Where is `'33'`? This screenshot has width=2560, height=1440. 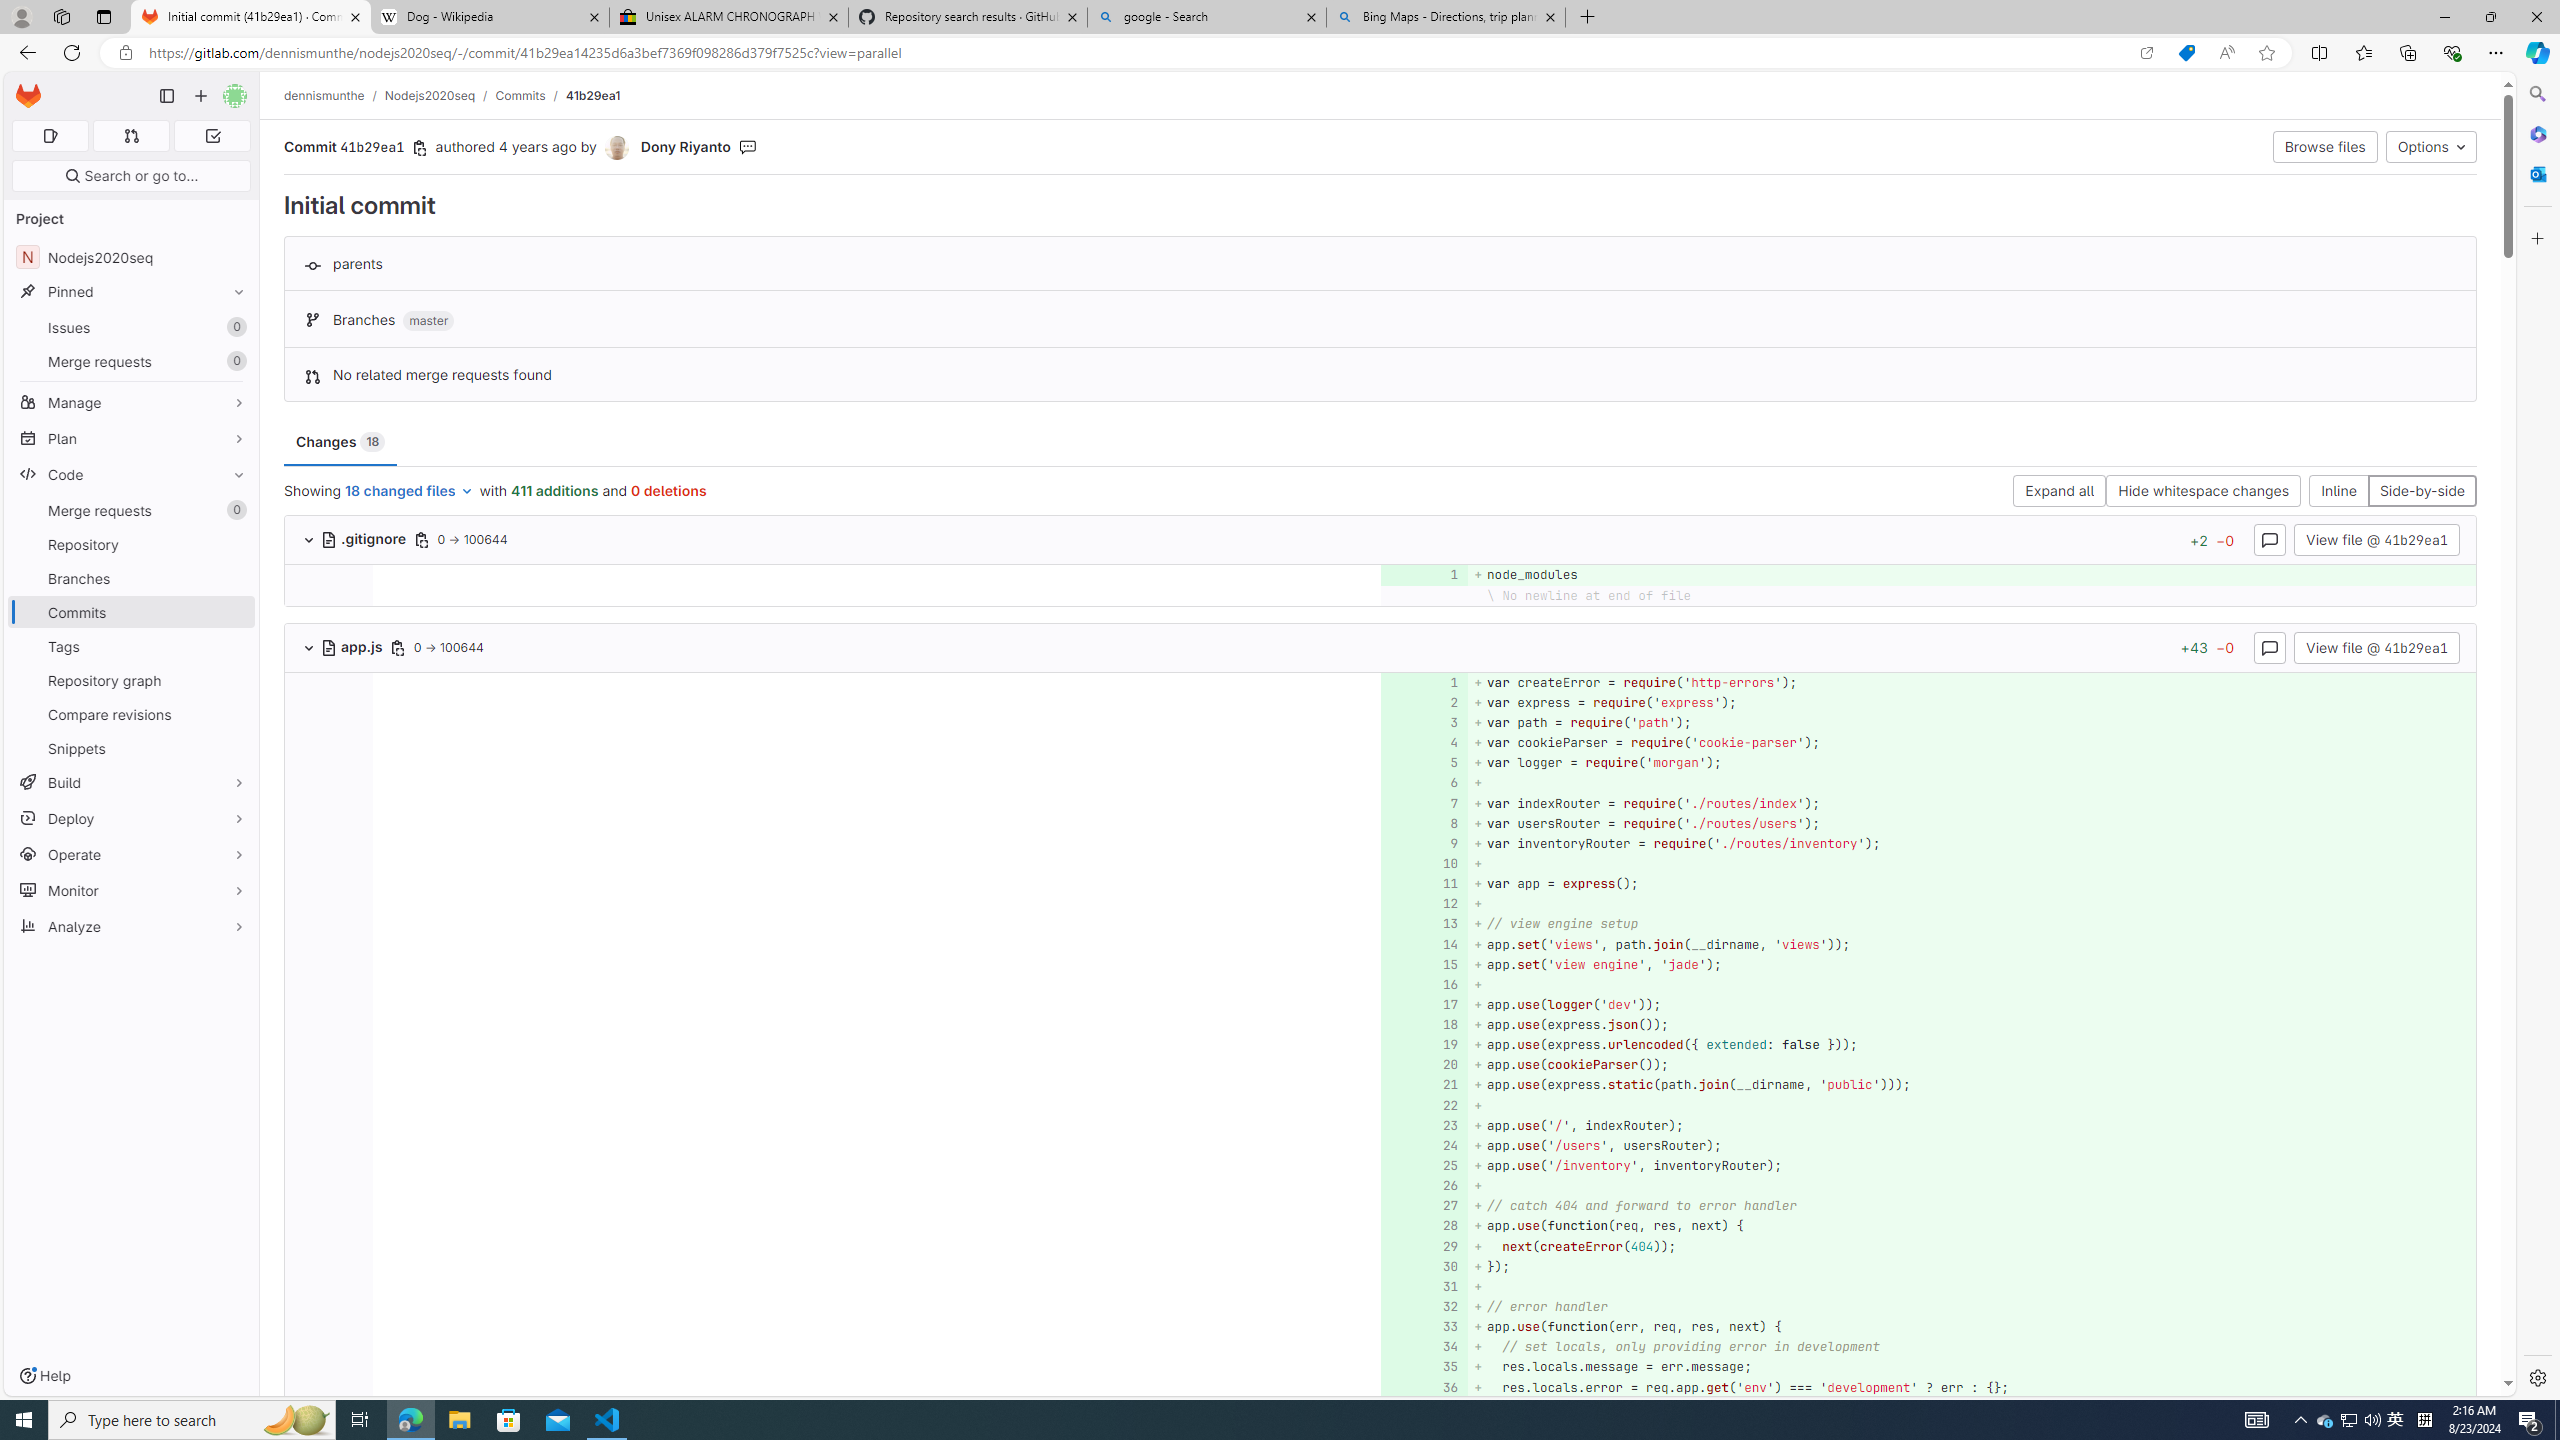
'33' is located at coordinates (1422, 1326).